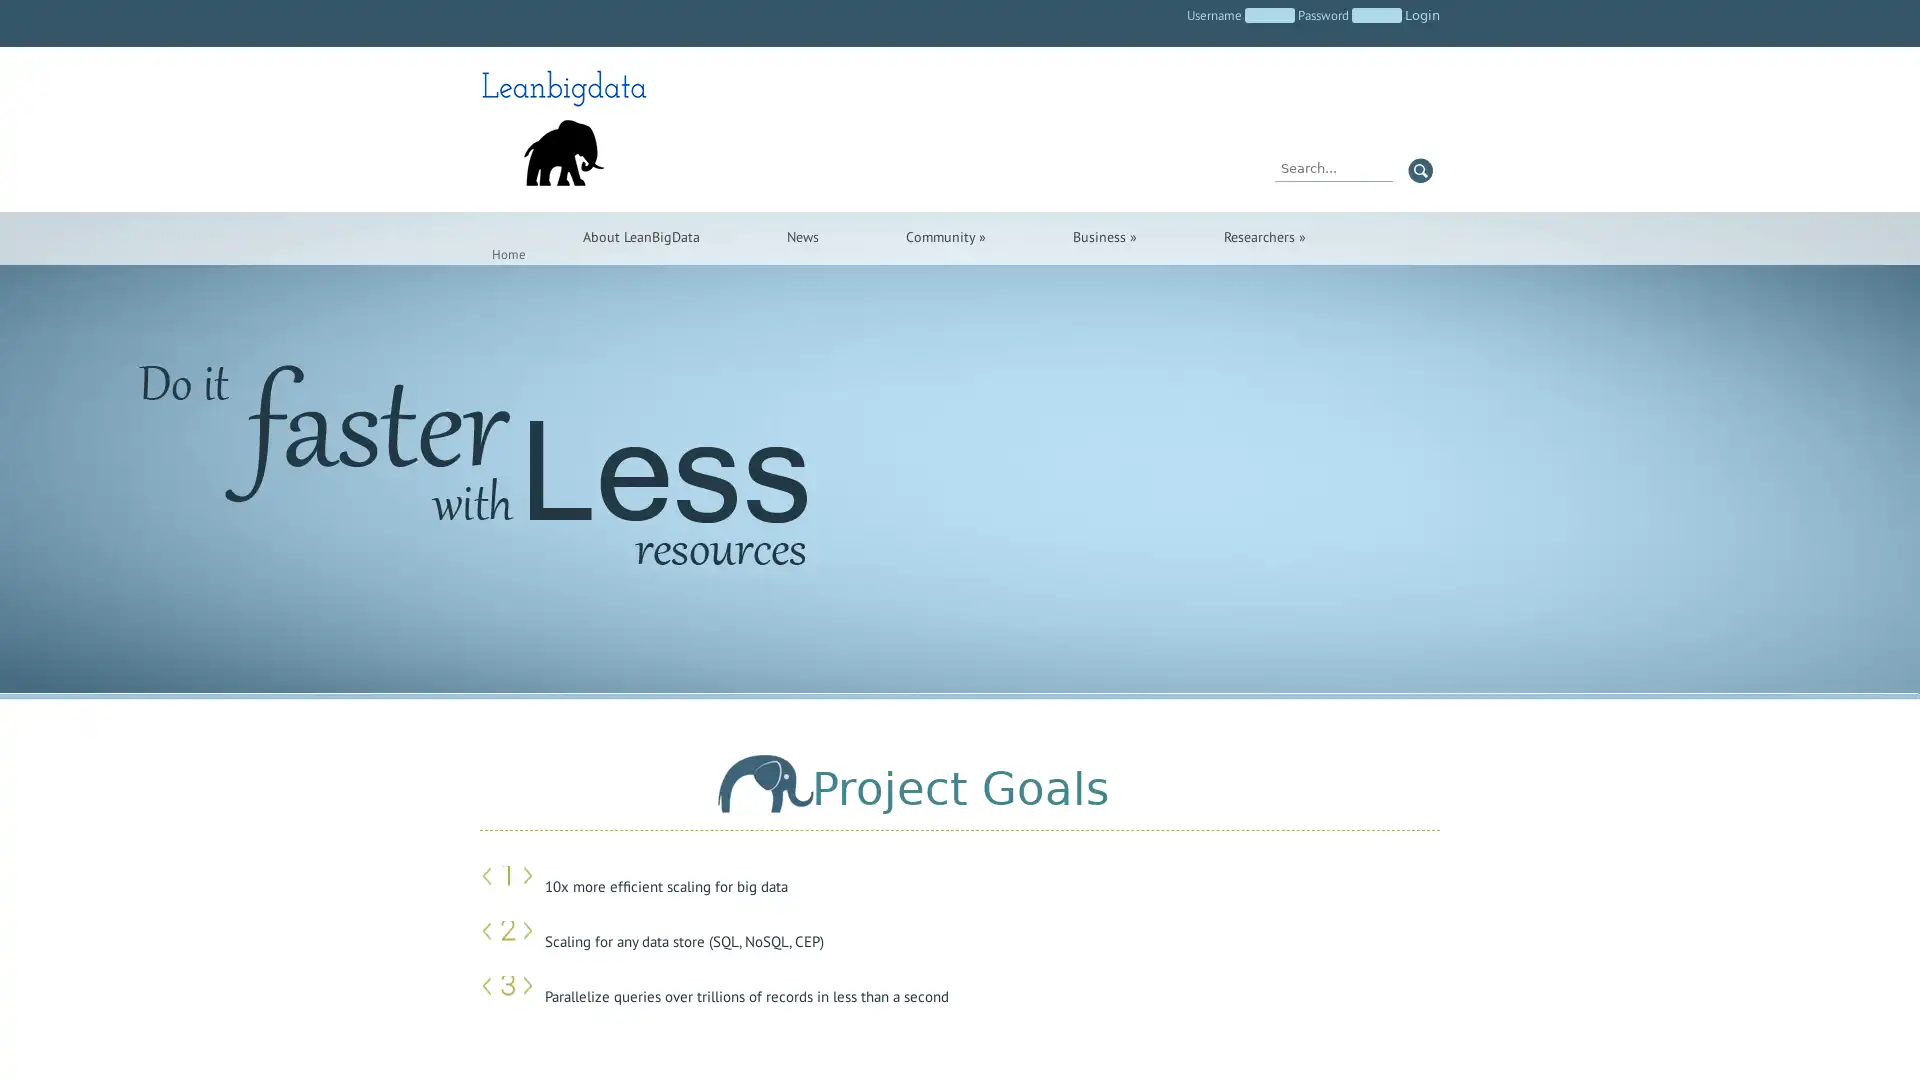 The width and height of the screenshot is (1920, 1080). What do you see at coordinates (1419, 169) in the screenshot?
I see `Submit` at bounding box center [1419, 169].